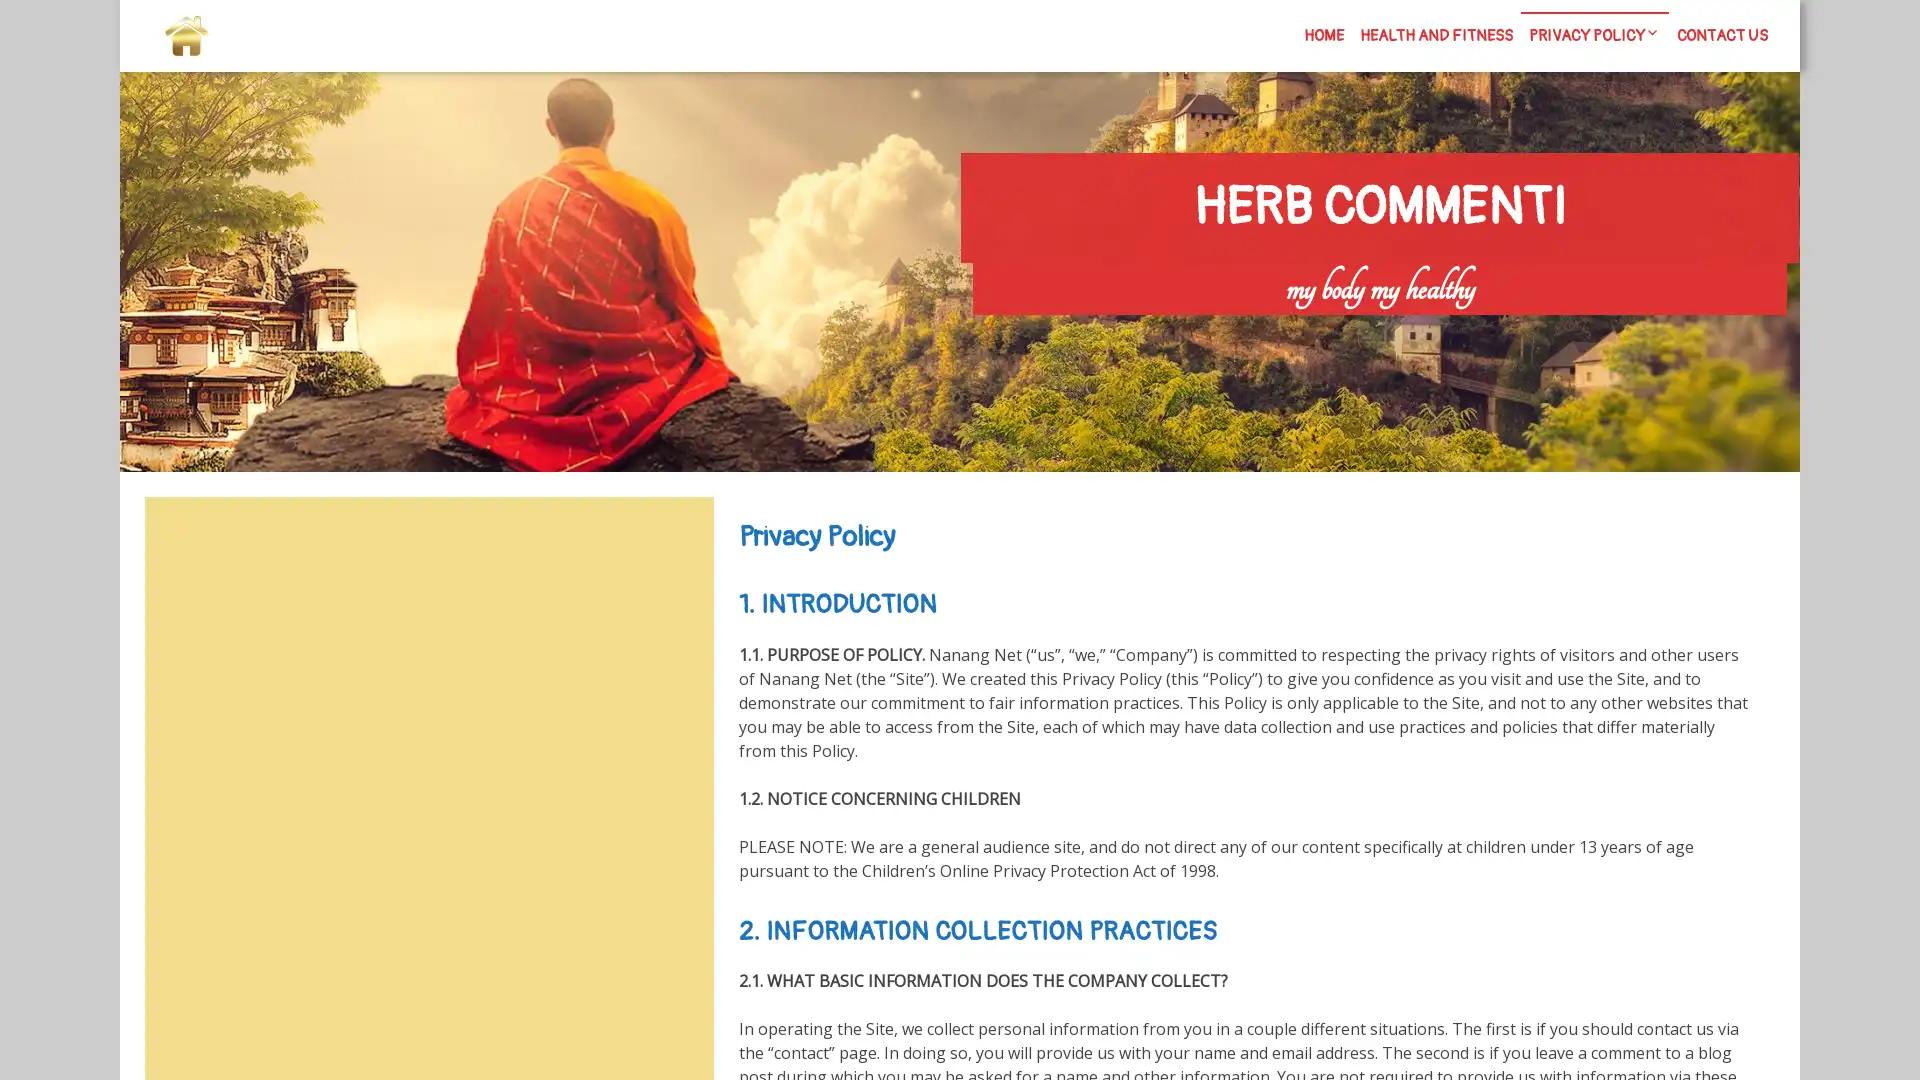  Describe the element at coordinates (667, 545) in the screenshot. I see `Search` at that location.